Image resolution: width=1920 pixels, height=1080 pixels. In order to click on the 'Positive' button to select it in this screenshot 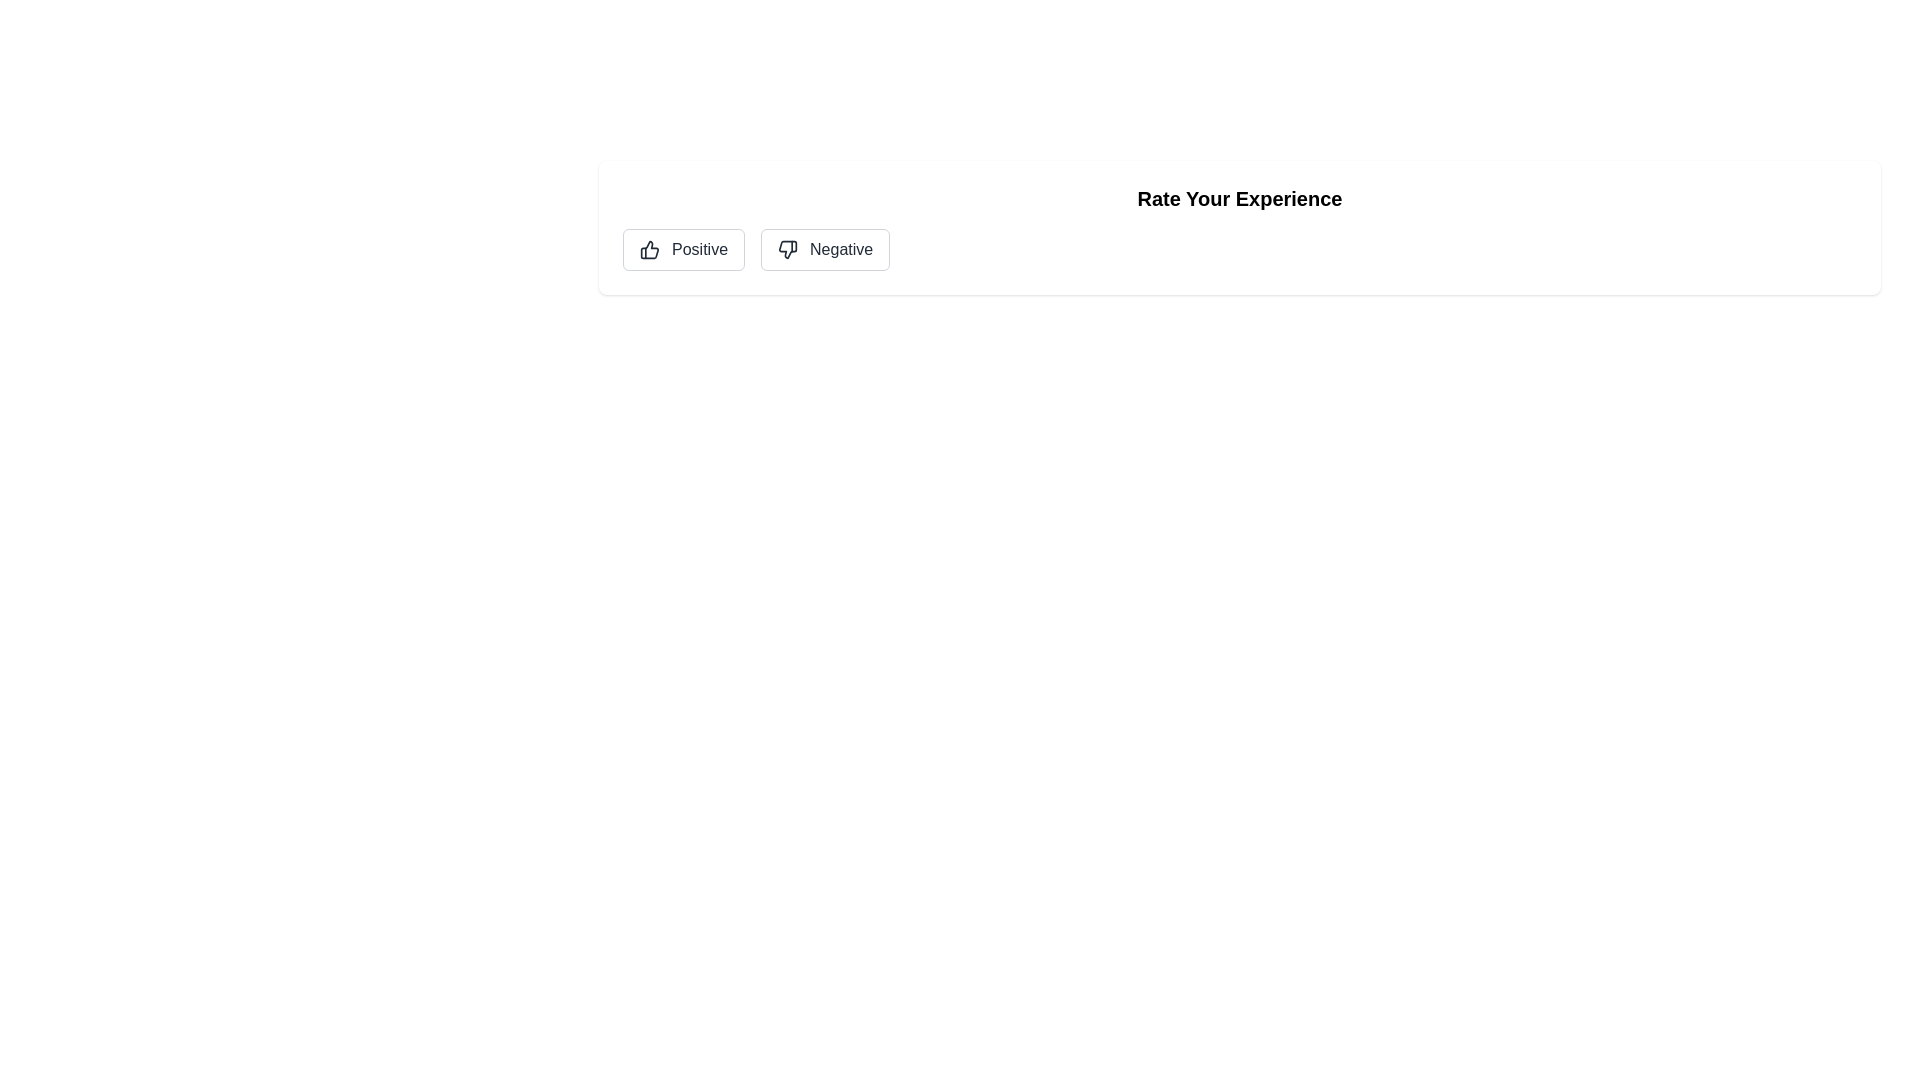, I will do `click(684, 249)`.